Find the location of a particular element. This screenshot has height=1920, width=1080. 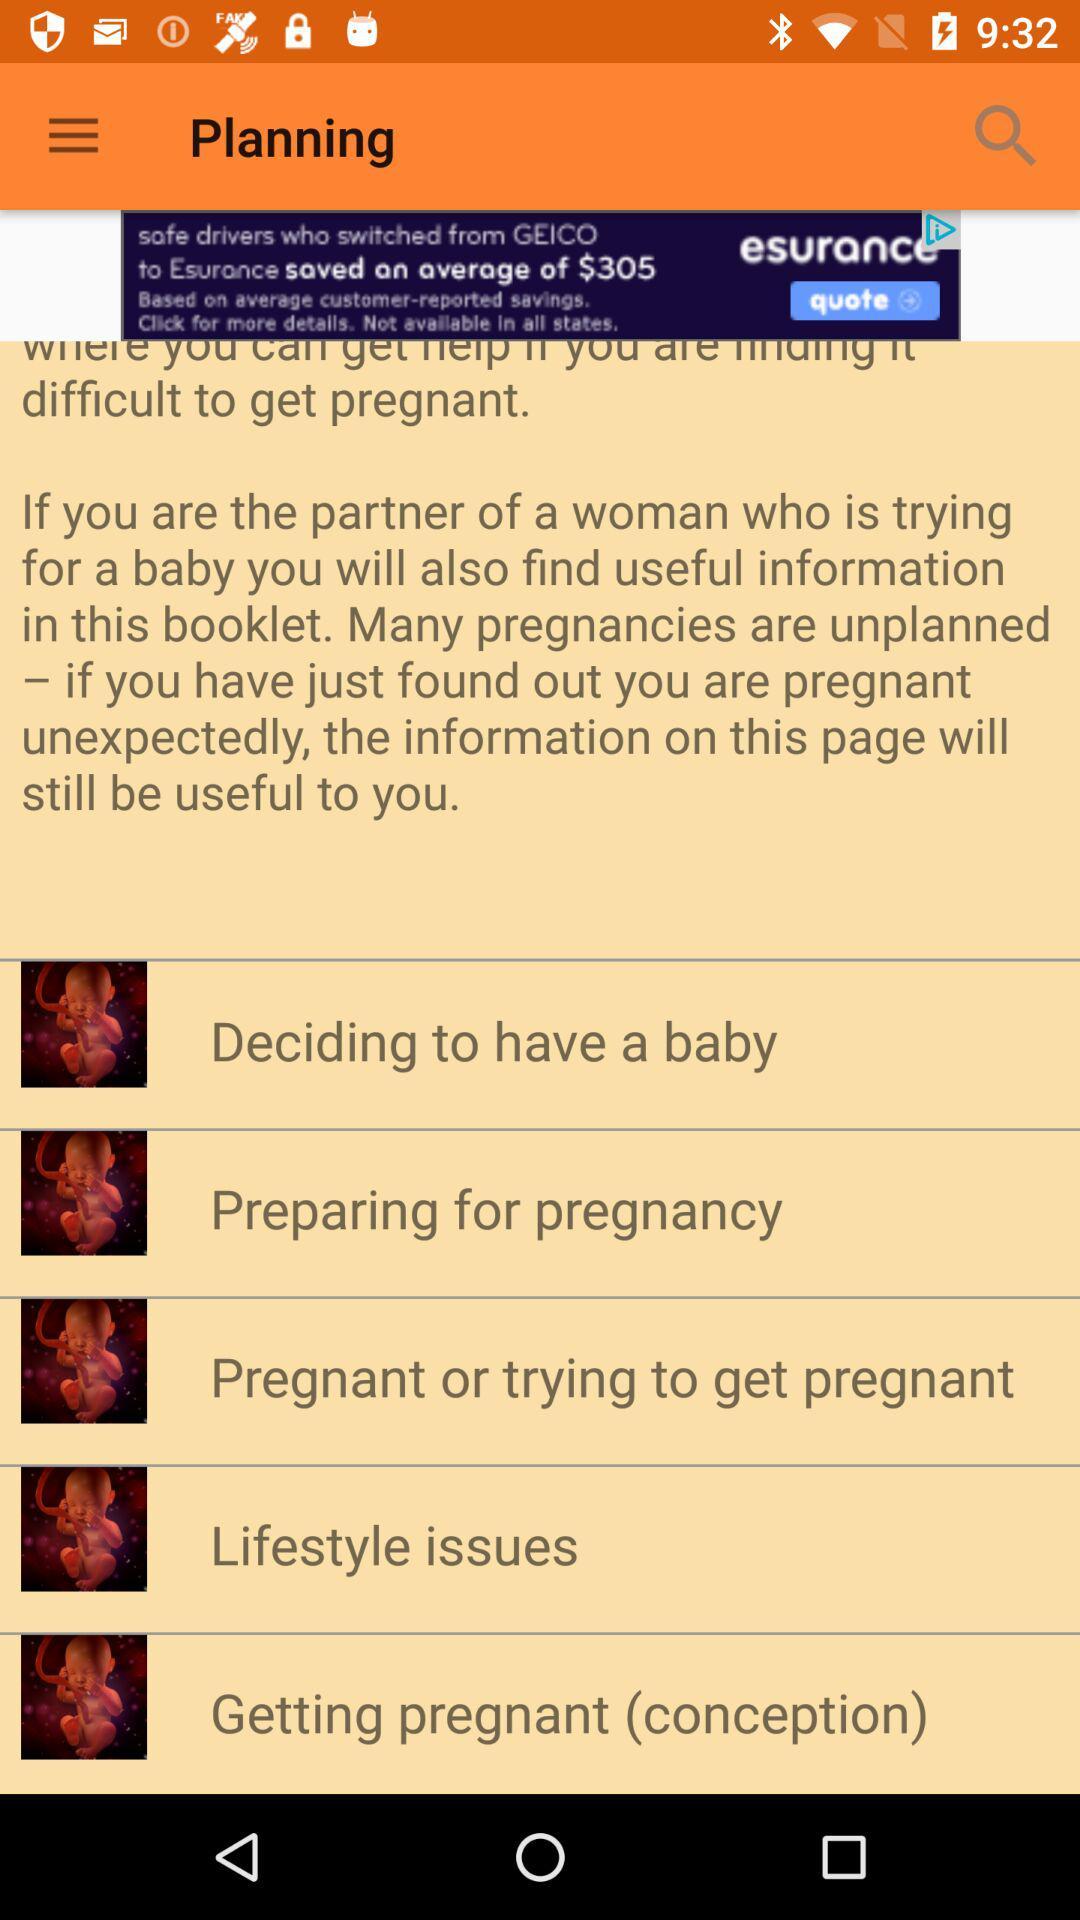

advertisement is located at coordinates (540, 274).